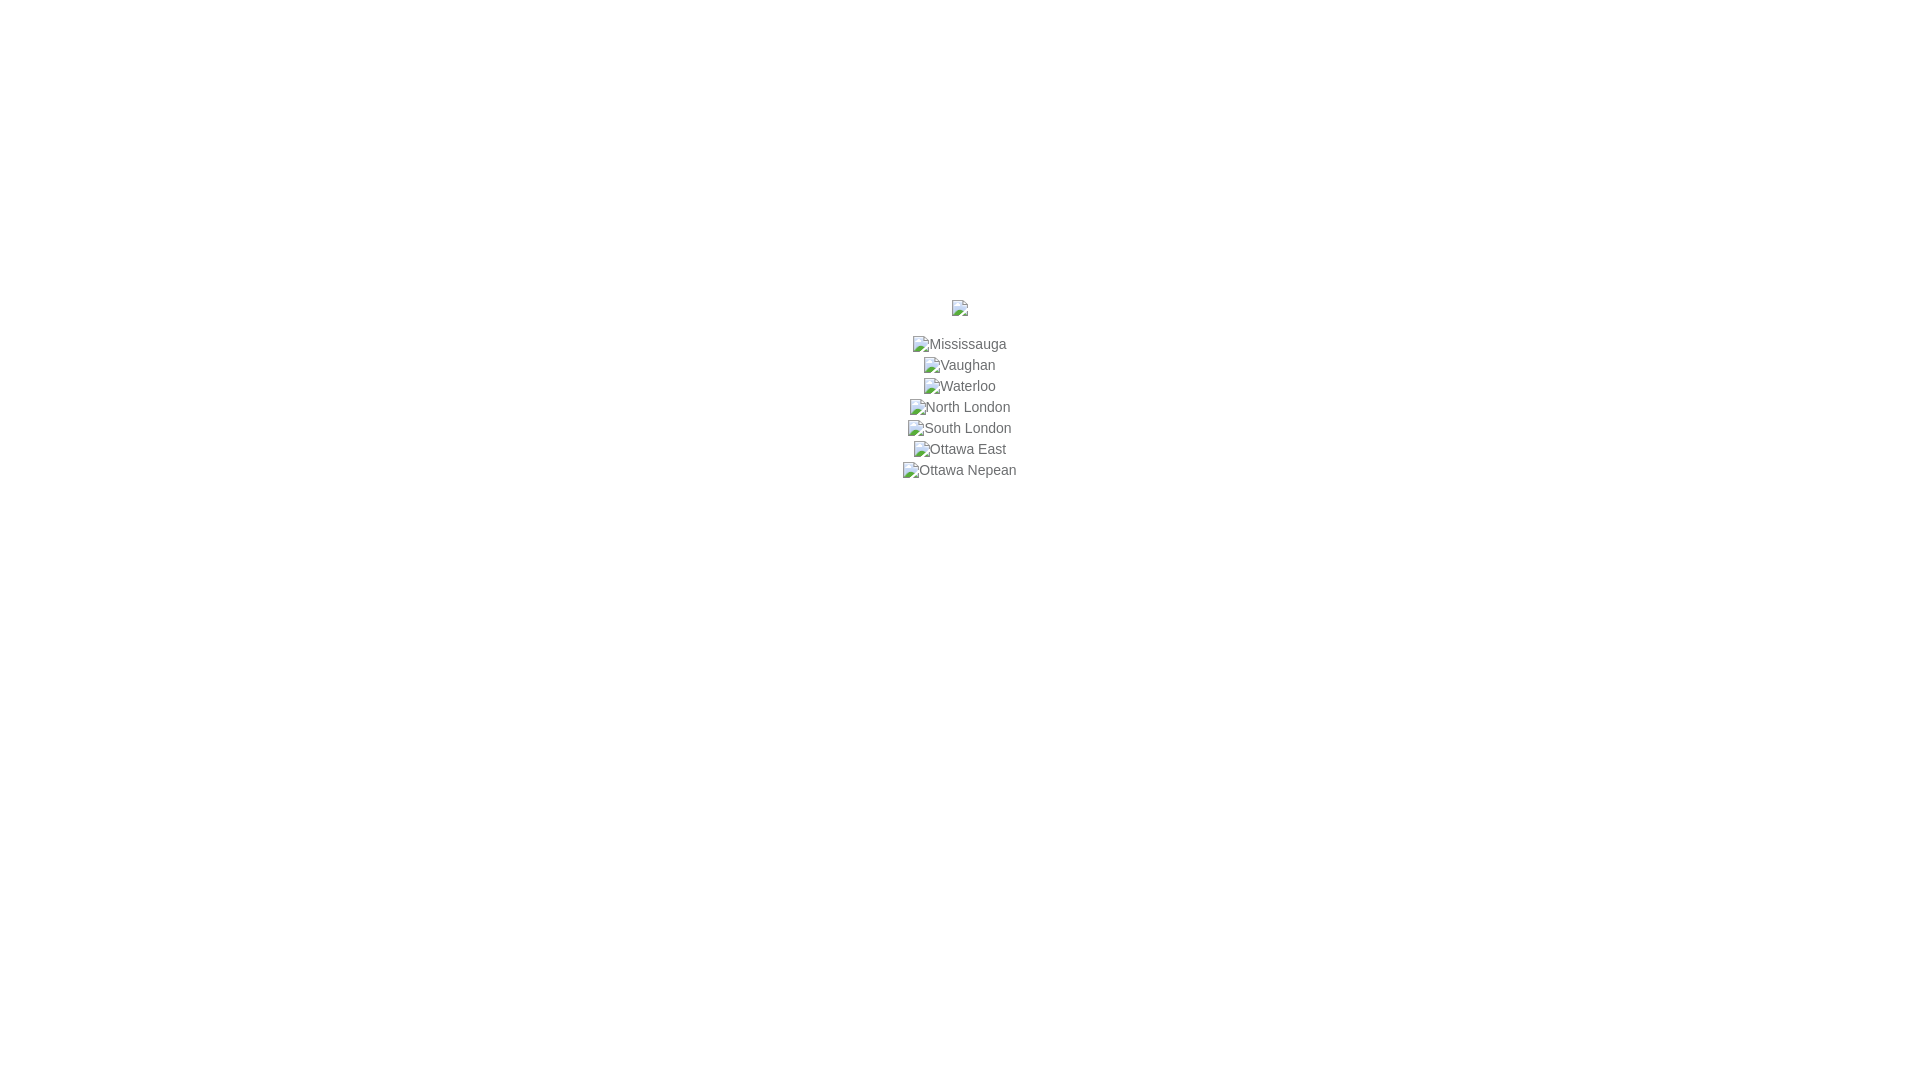  What do you see at coordinates (958, 470) in the screenshot?
I see `'Ottawa Nepean'` at bounding box center [958, 470].